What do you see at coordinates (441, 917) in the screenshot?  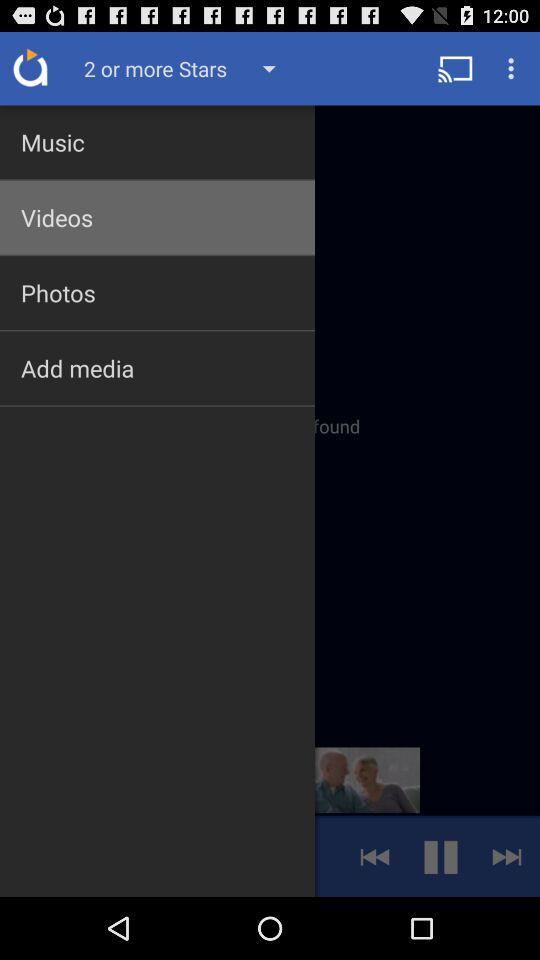 I see `the pause icon` at bounding box center [441, 917].